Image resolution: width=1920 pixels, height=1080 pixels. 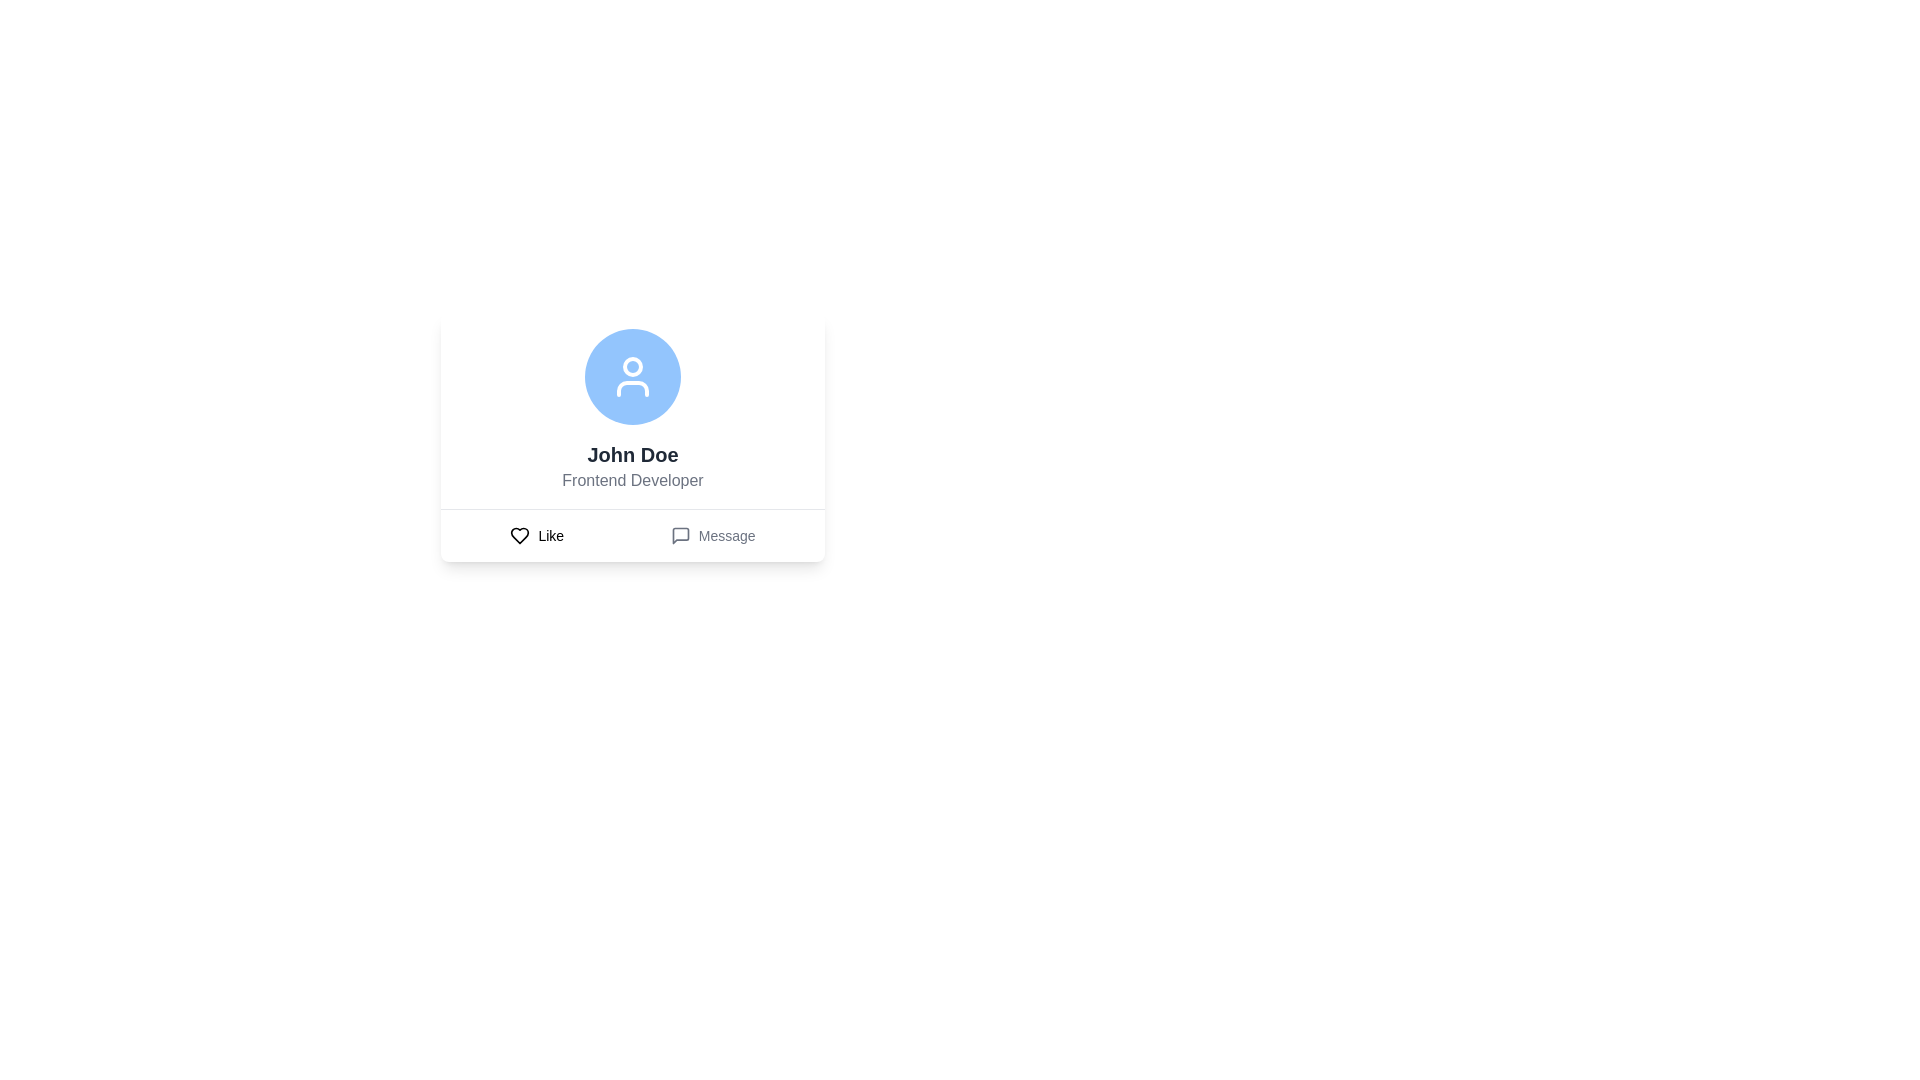 I want to click on the message icon, which resembles a small message square with rounded corners and a speech bubble tail, located next to the text 'Message' at the bottom right section of the card interface, so click(x=680, y=535).